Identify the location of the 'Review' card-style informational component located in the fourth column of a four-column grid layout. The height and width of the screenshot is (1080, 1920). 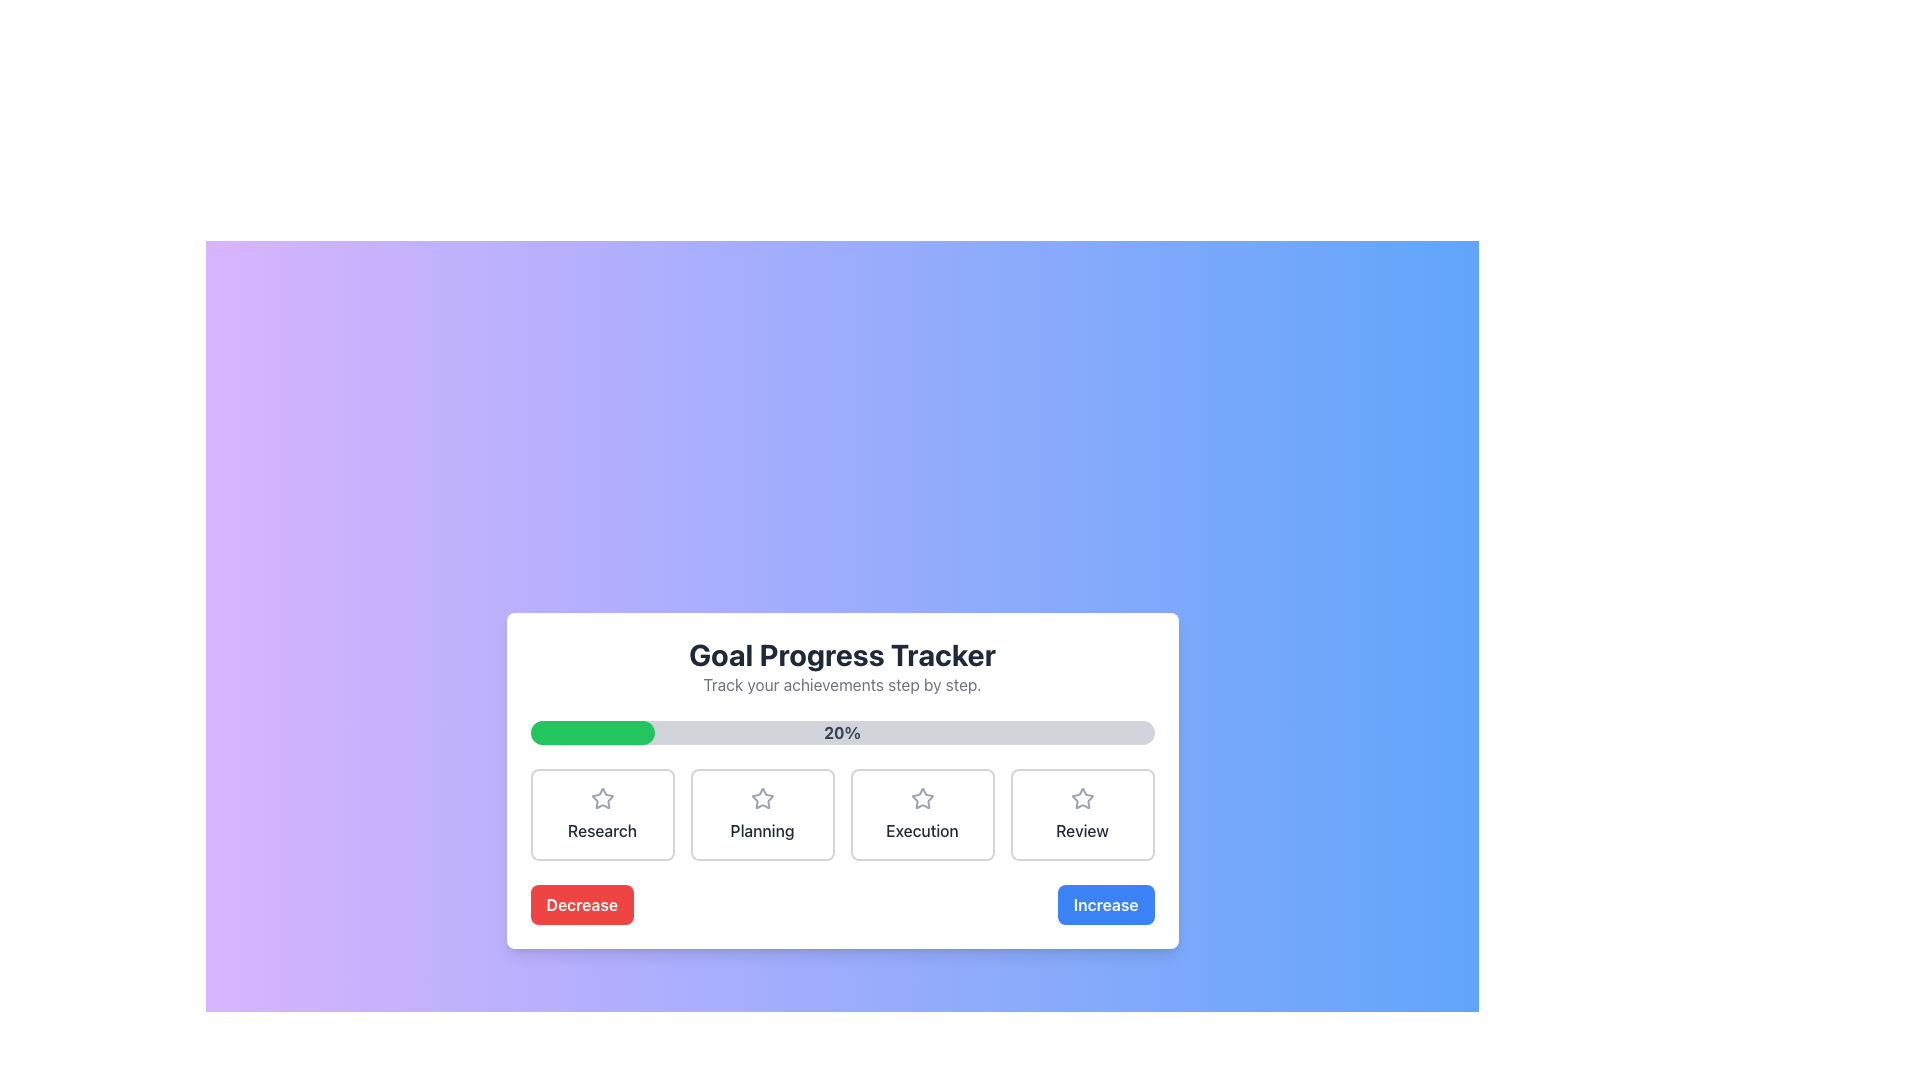
(1081, 814).